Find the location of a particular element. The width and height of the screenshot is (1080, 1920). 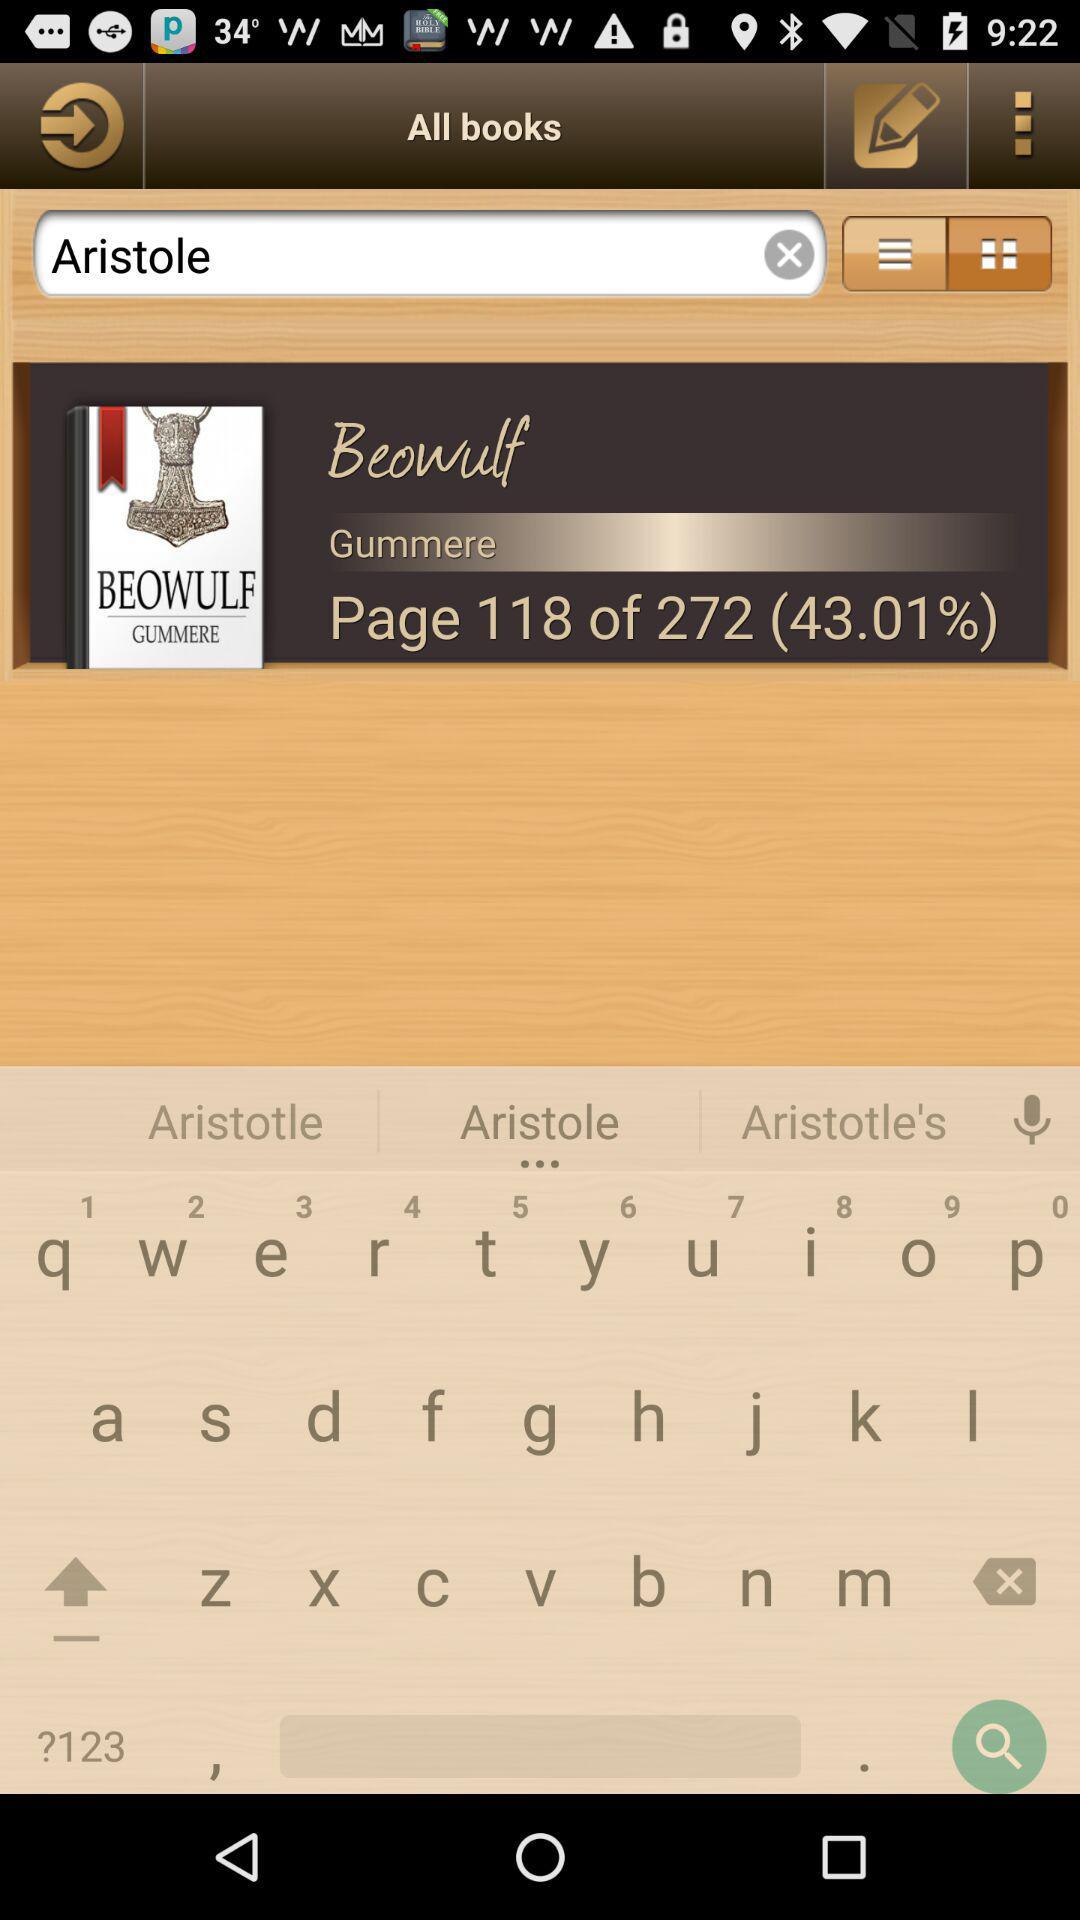

delete text is located at coordinates (788, 253).